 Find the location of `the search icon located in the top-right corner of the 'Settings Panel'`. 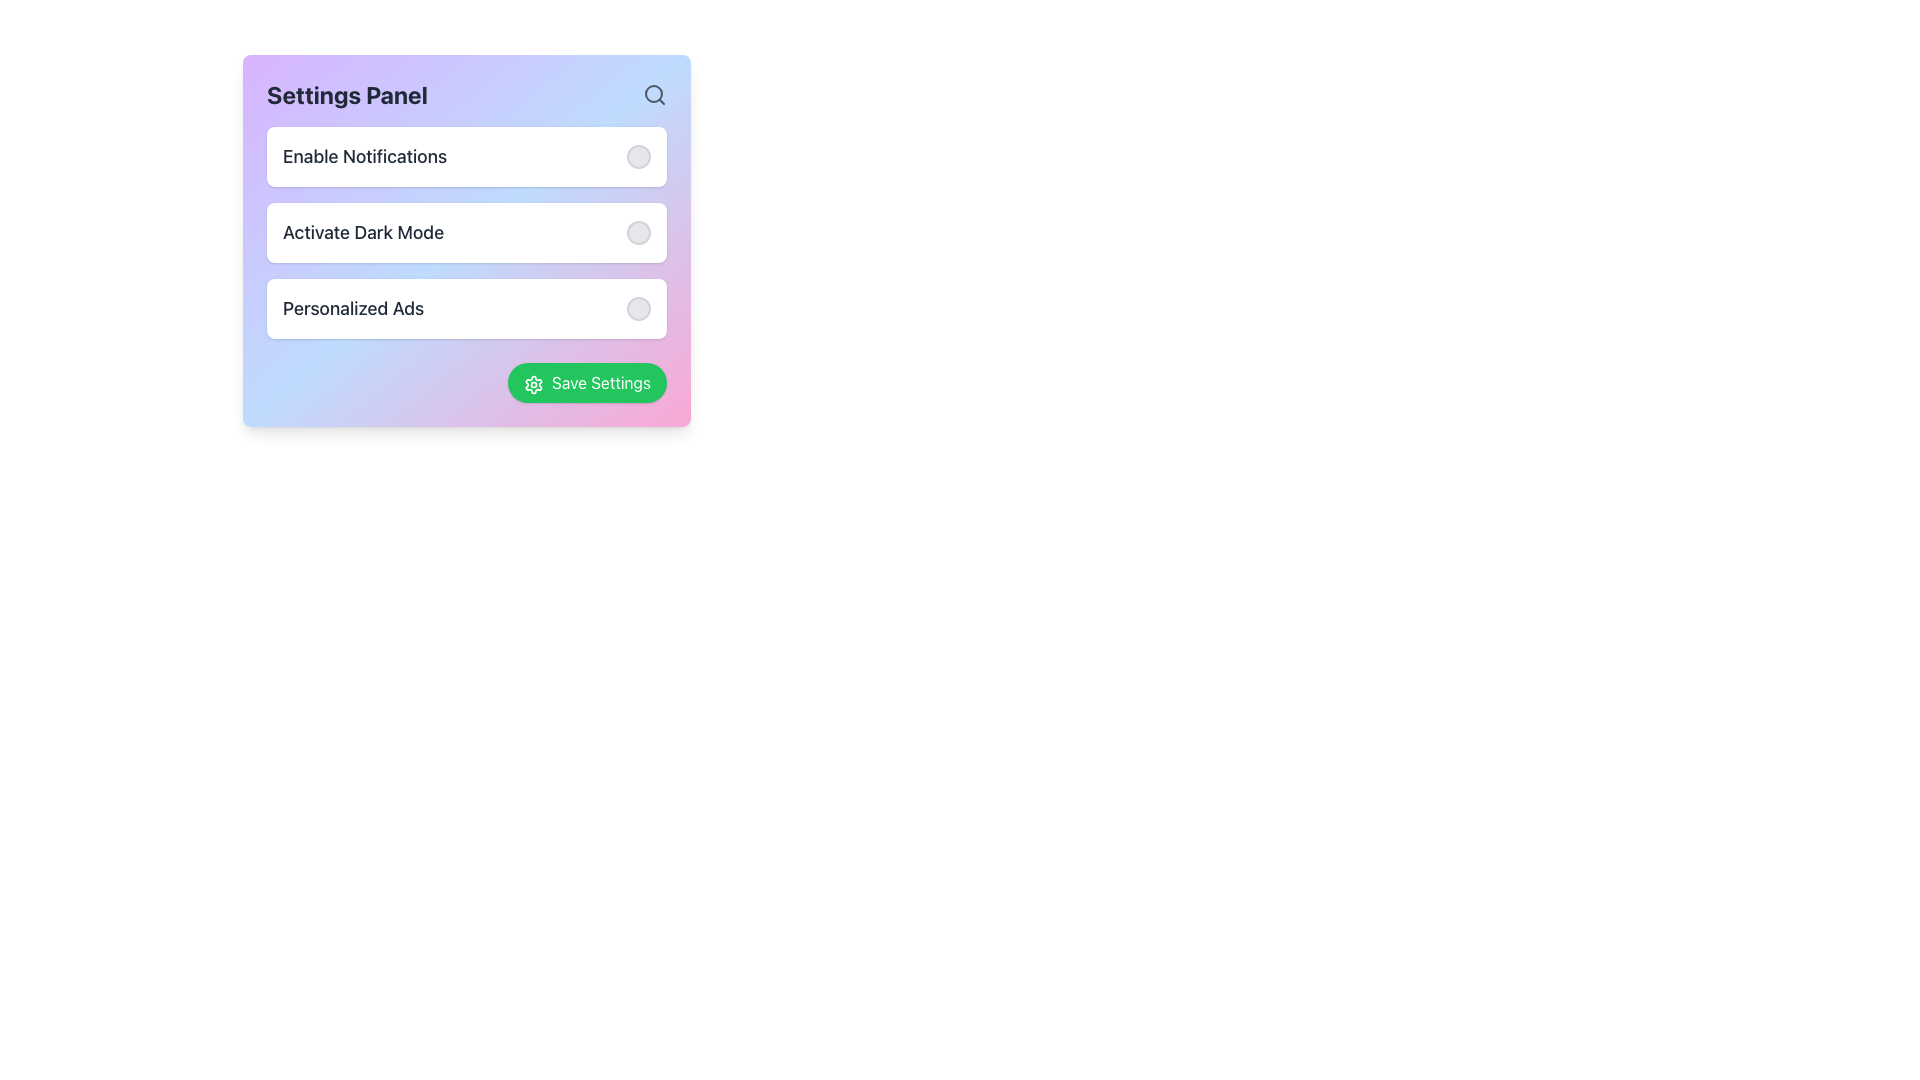

the search icon located in the top-right corner of the 'Settings Panel' is located at coordinates (654, 95).